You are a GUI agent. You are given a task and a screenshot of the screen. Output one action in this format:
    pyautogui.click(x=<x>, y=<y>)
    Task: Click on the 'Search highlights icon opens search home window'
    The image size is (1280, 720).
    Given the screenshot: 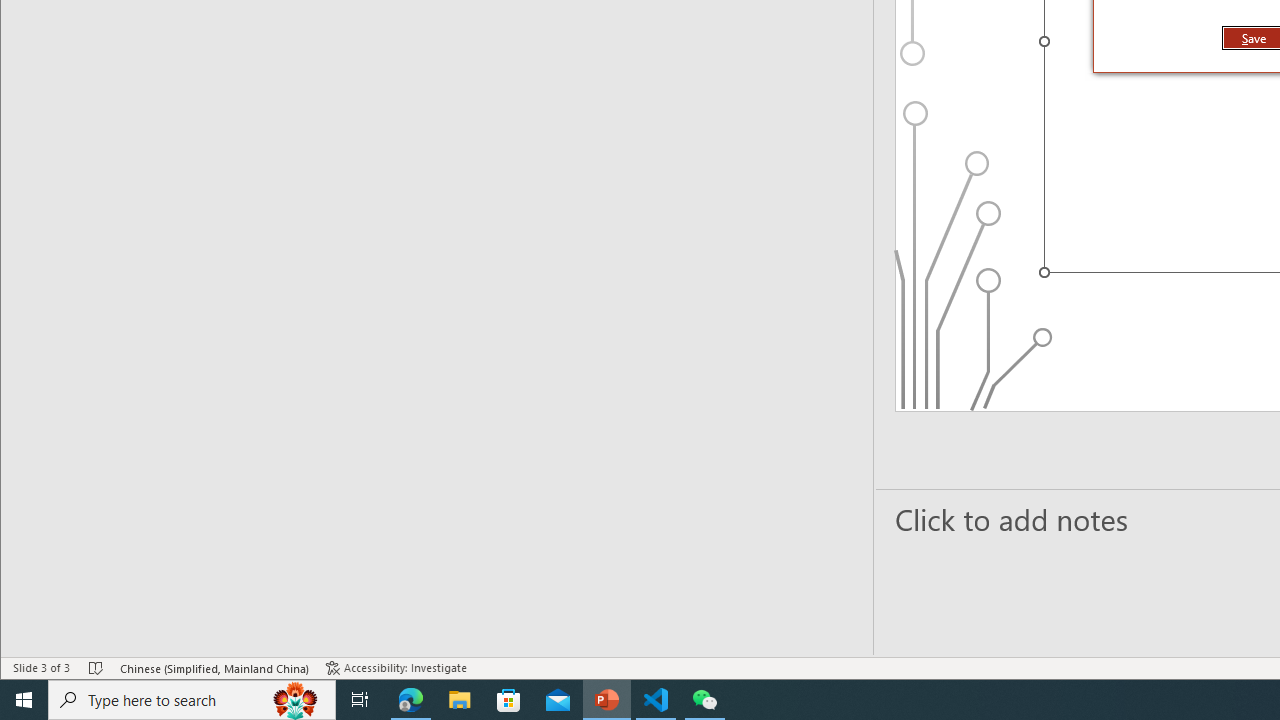 What is the action you would take?
    pyautogui.click(x=294, y=698)
    